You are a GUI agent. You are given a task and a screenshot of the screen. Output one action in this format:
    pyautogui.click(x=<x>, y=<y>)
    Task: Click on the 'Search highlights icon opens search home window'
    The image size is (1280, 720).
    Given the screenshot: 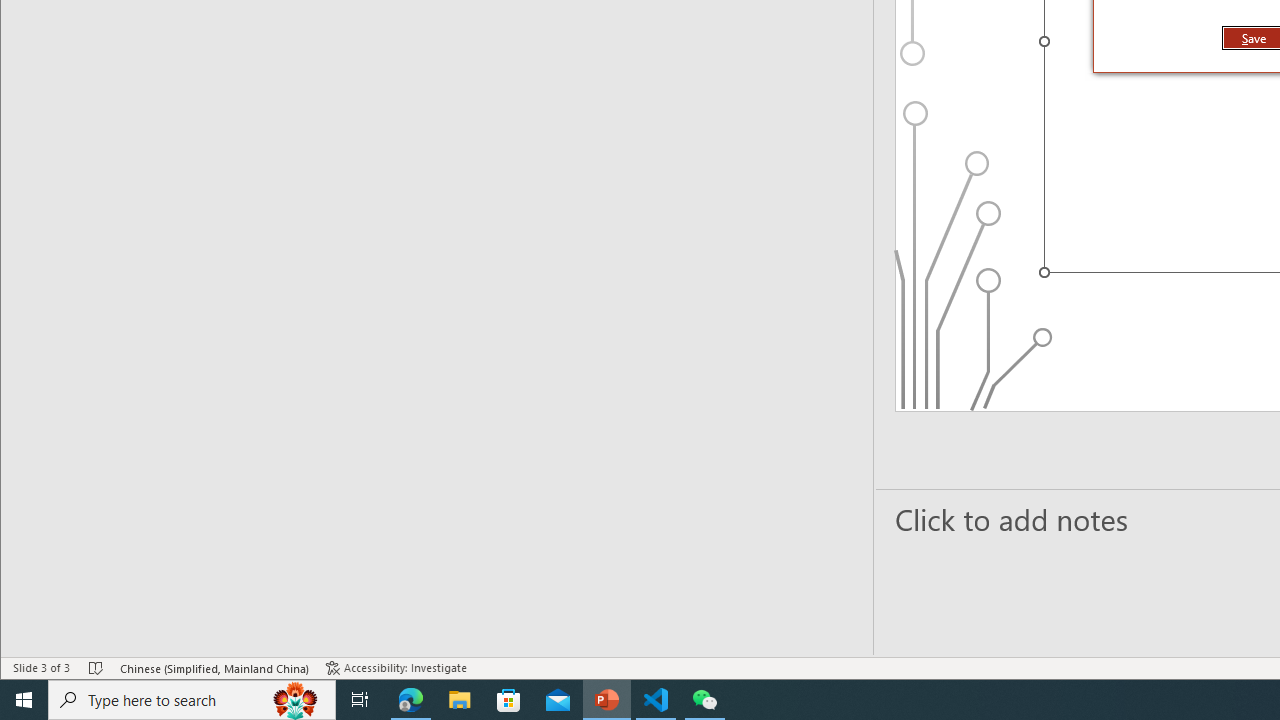 What is the action you would take?
    pyautogui.click(x=294, y=698)
    